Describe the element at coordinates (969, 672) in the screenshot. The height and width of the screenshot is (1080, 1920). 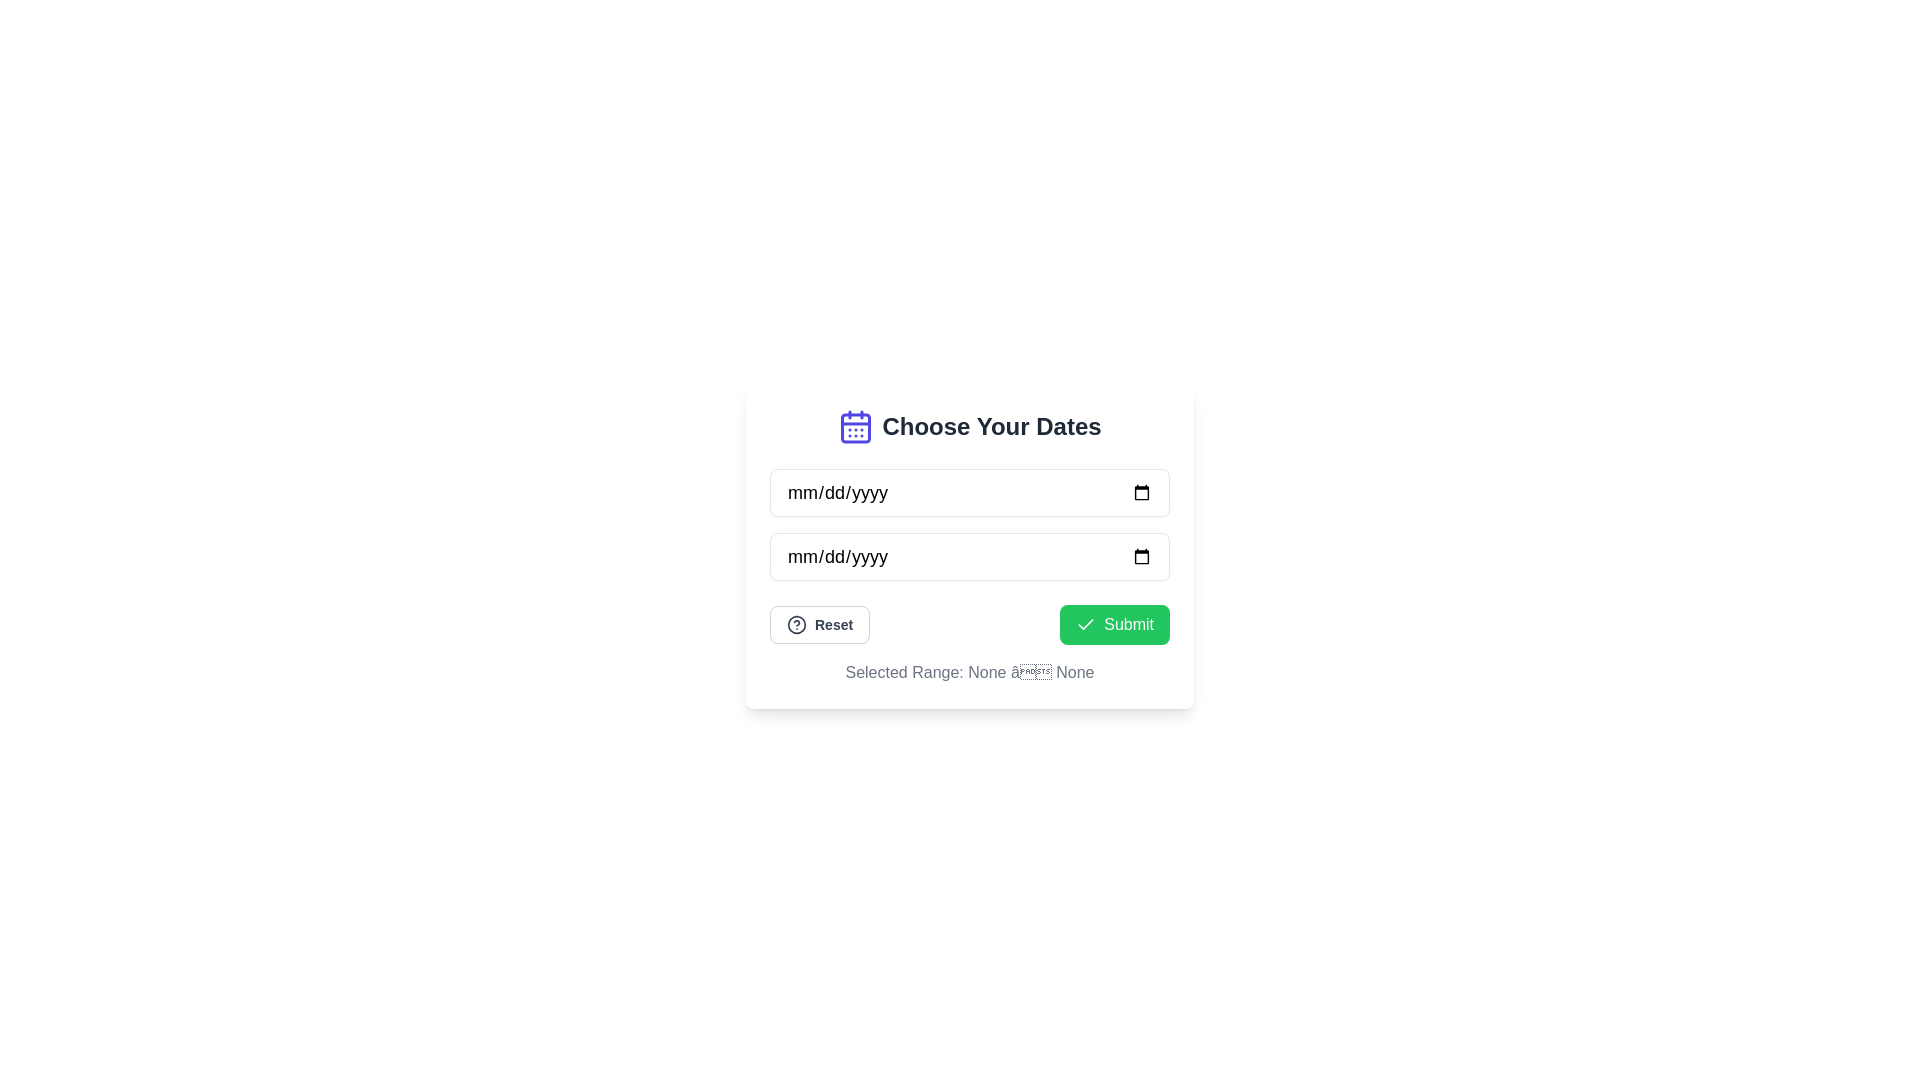
I see `the static textual indicator that displays feedback about the selected date range, located below the green 'Submit' button` at that location.